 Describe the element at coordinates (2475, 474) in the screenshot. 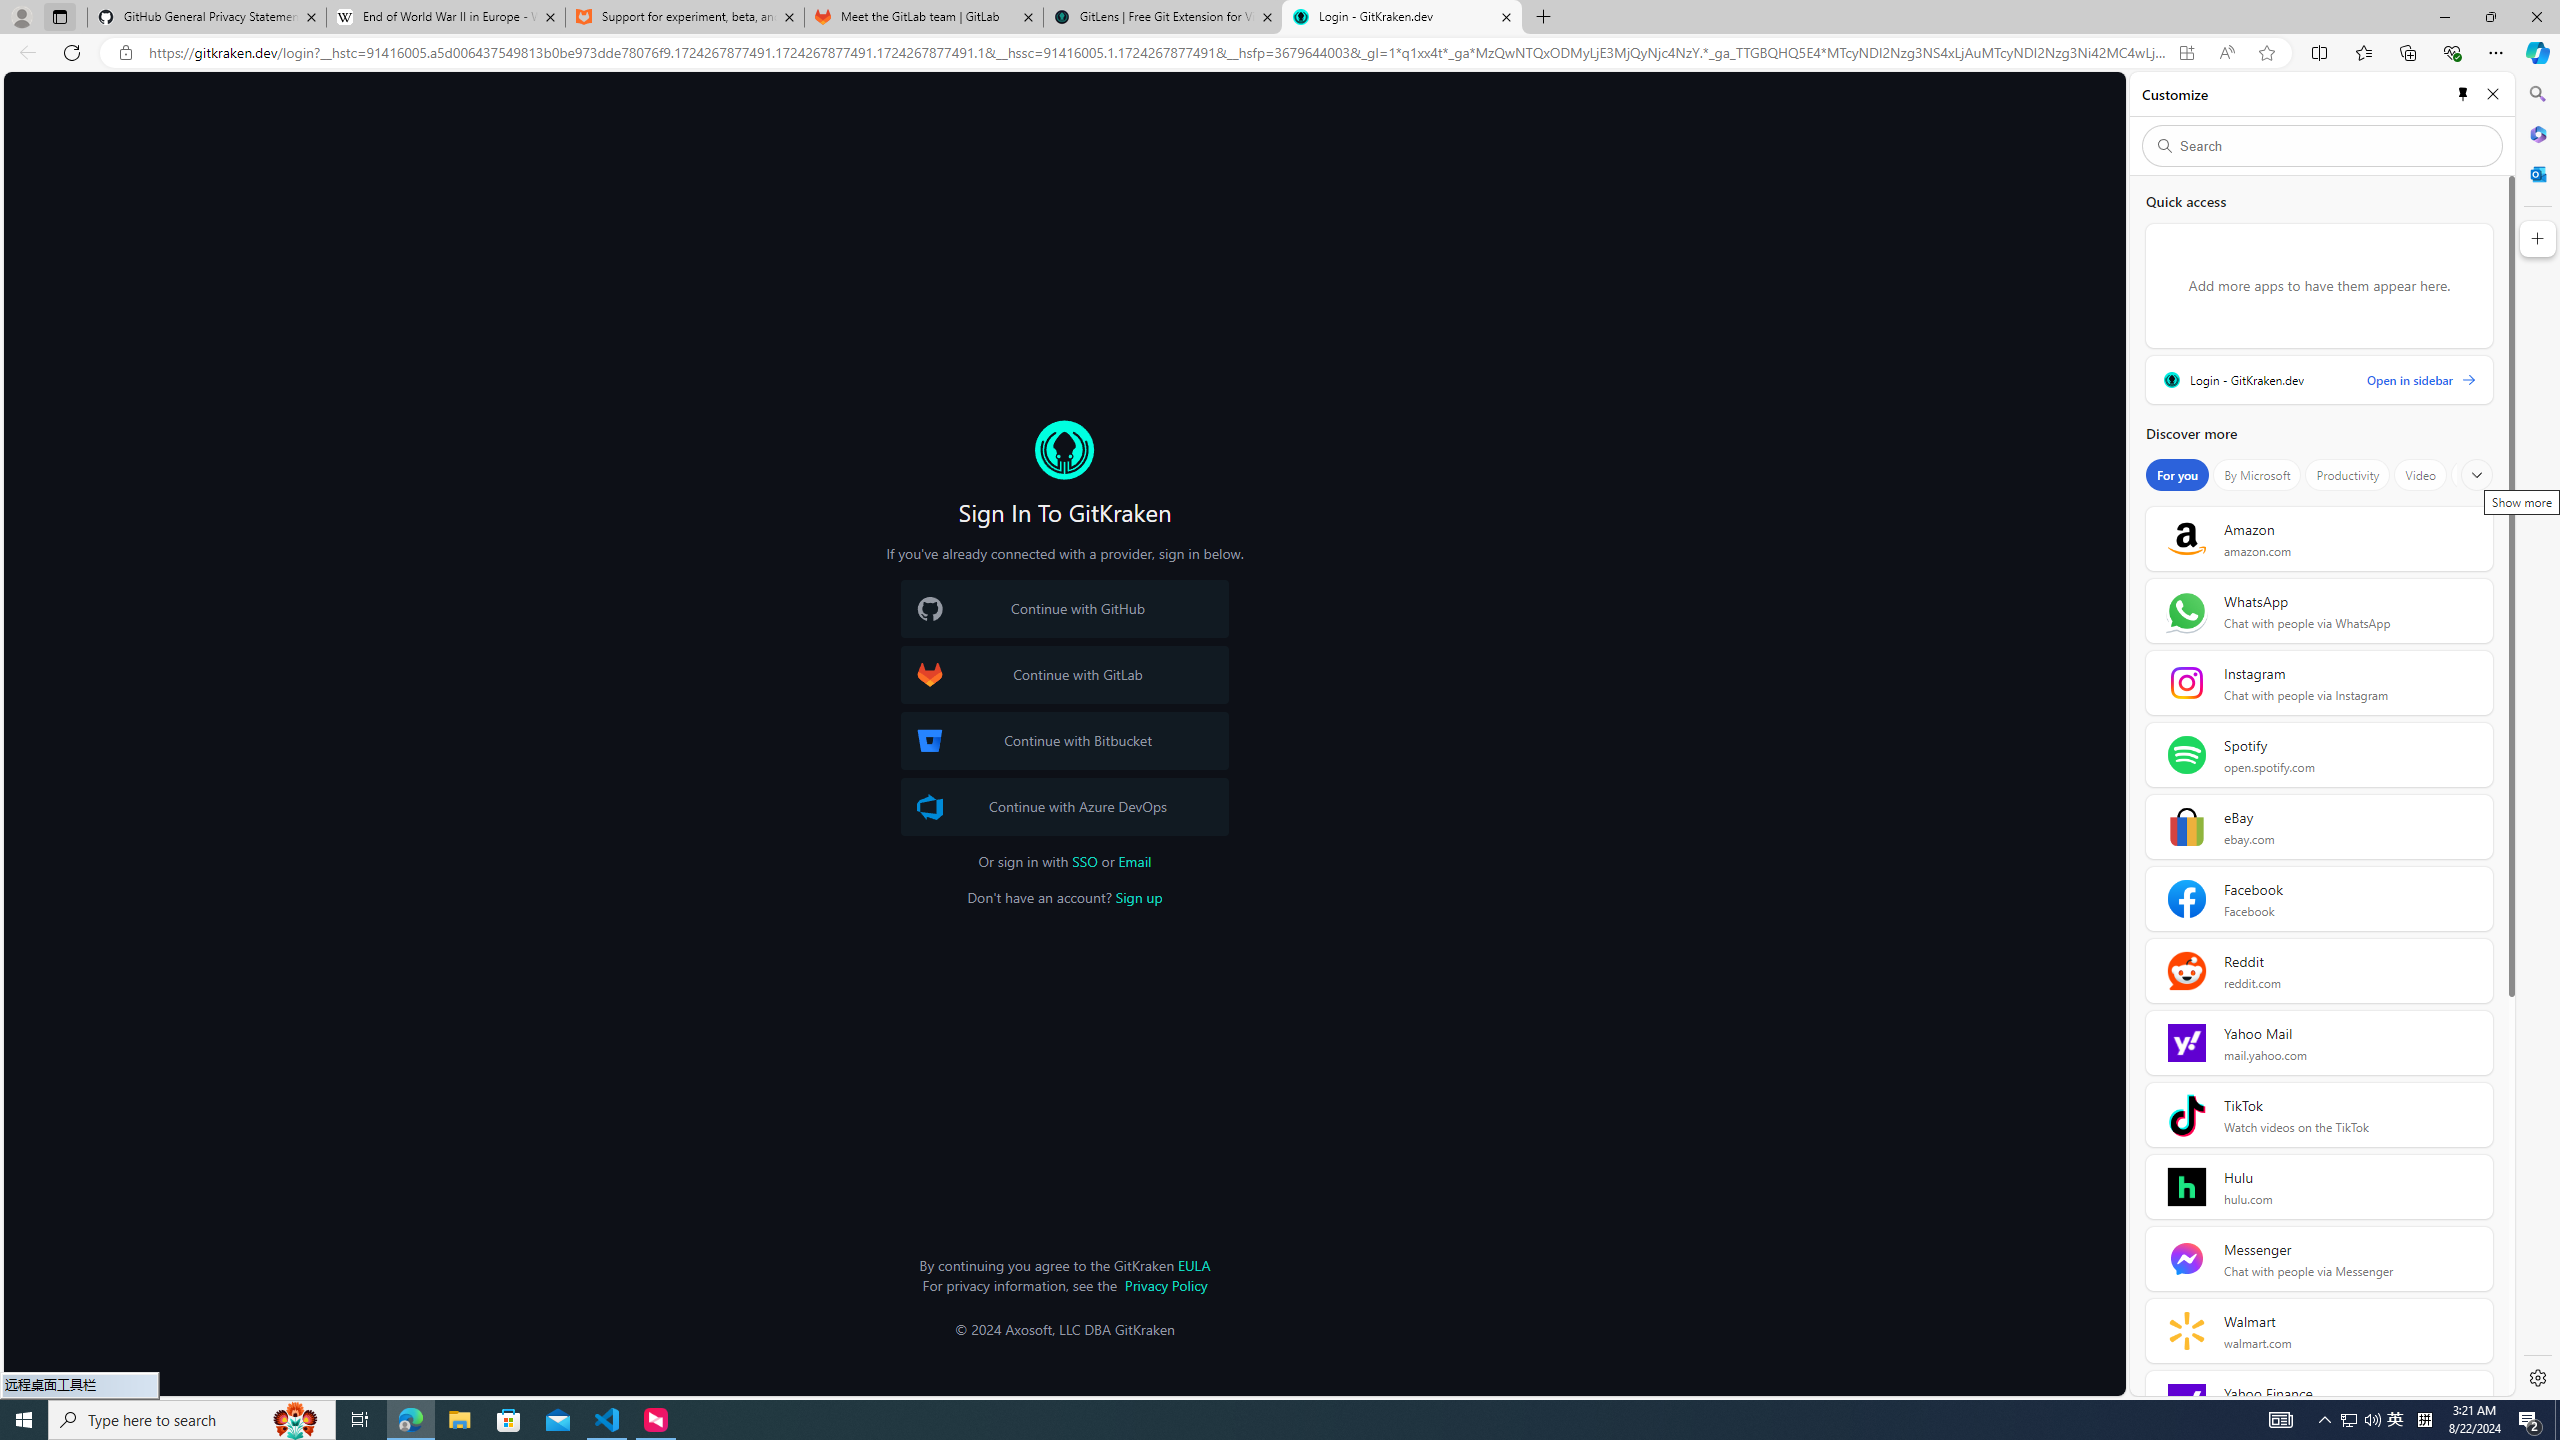

I see `'Show more'` at that location.